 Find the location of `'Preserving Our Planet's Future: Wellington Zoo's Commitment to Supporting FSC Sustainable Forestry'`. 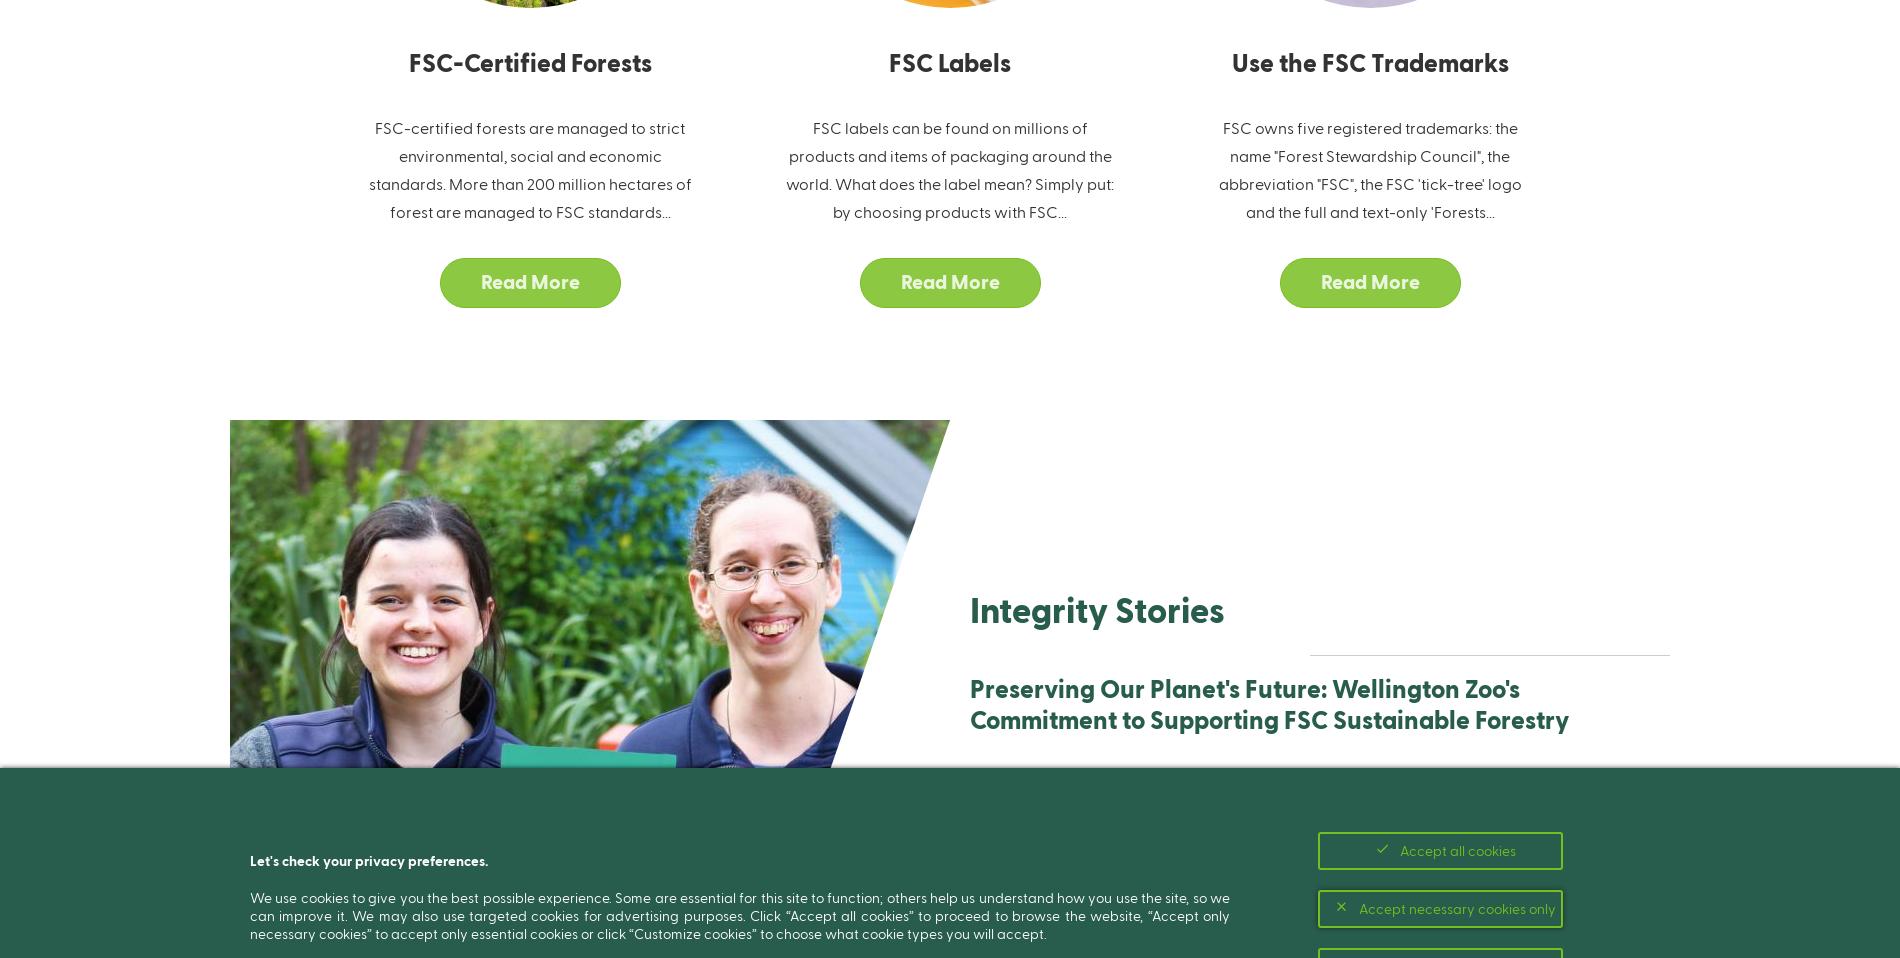

'Preserving Our Planet's Future: Wellington Zoo's Commitment to Supporting FSC Sustainable Forestry' is located at coordinates (1268, 703).